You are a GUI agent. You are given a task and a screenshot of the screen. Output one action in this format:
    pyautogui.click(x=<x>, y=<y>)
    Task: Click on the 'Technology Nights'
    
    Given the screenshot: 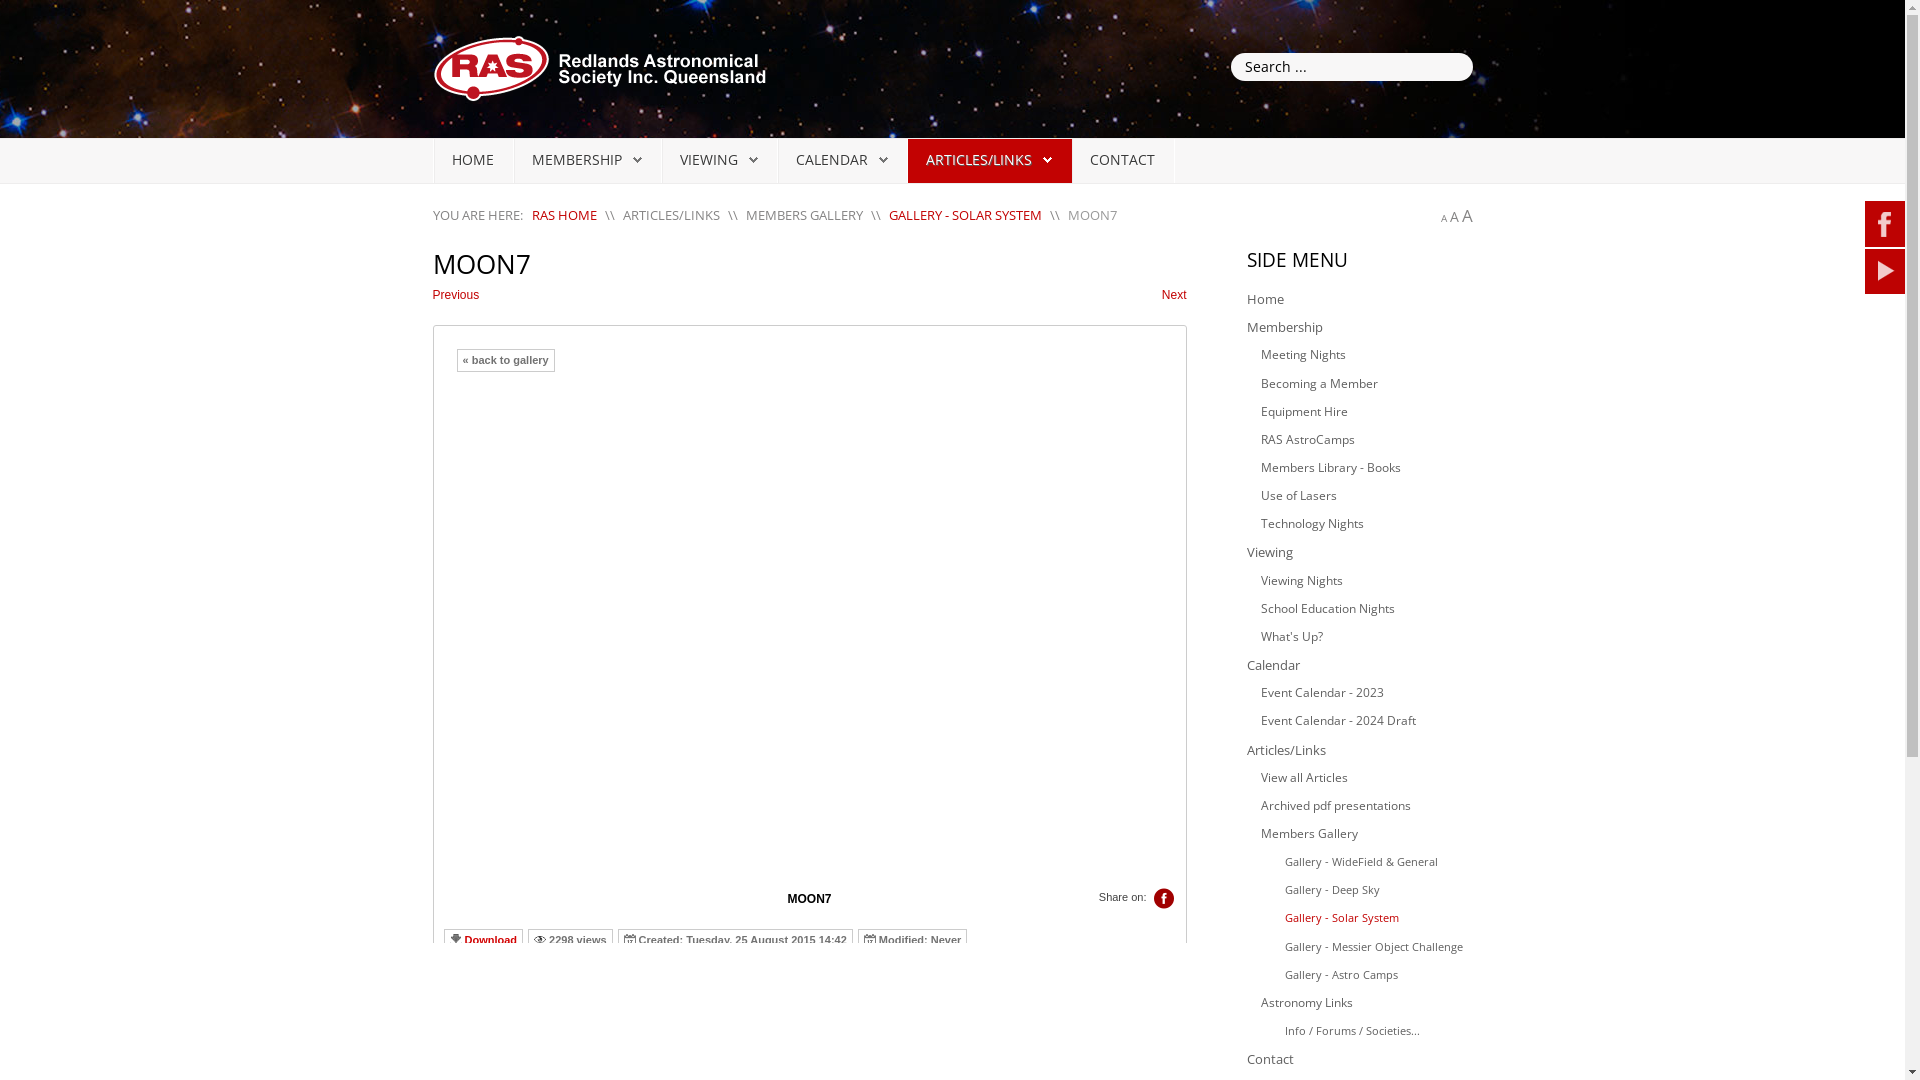 What is the action you would take?
    pyautogui.click(x=1365, y=523)
    